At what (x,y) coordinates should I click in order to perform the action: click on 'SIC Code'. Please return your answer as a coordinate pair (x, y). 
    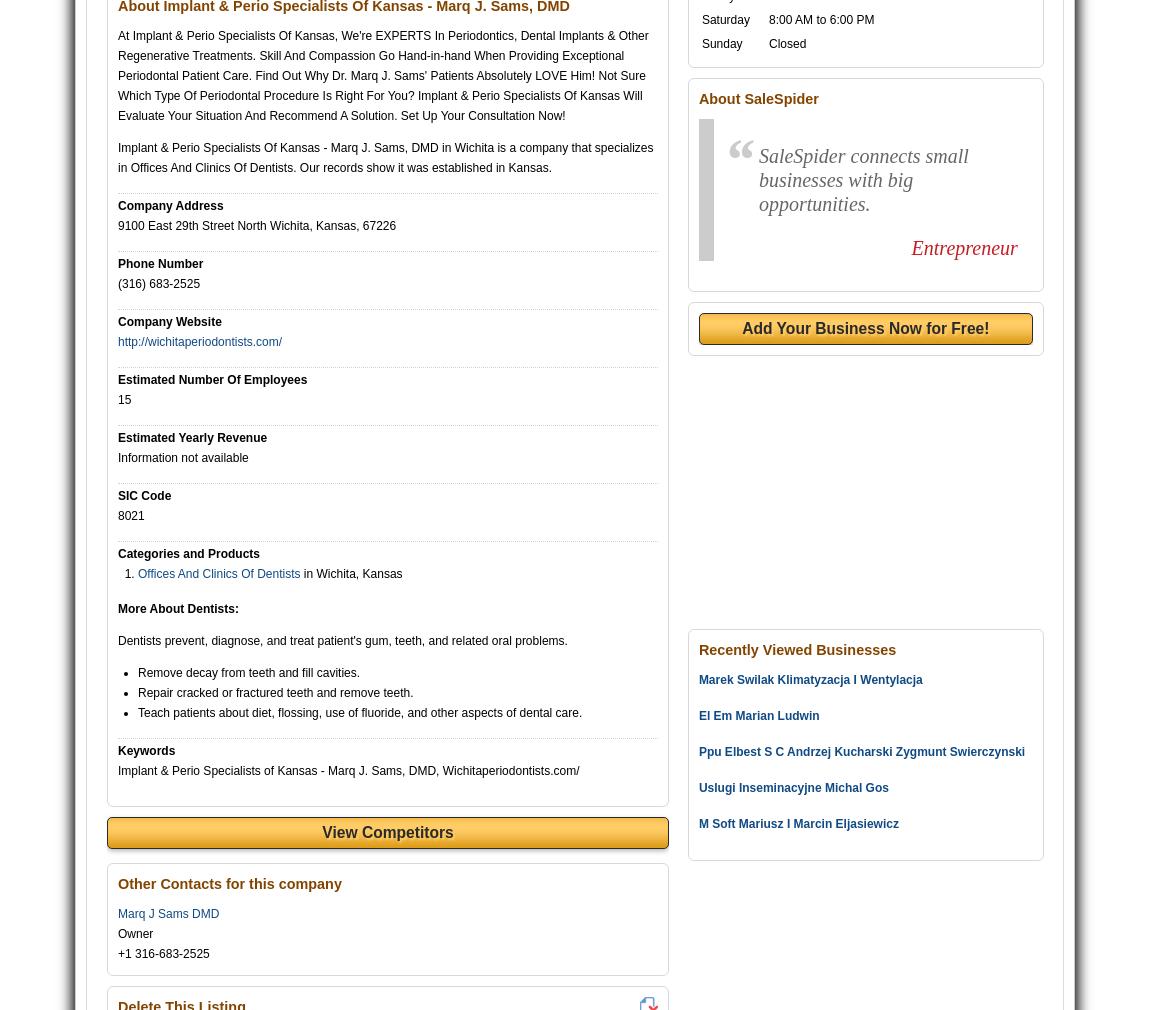
    Looking at the image, I should click on (143, 496).